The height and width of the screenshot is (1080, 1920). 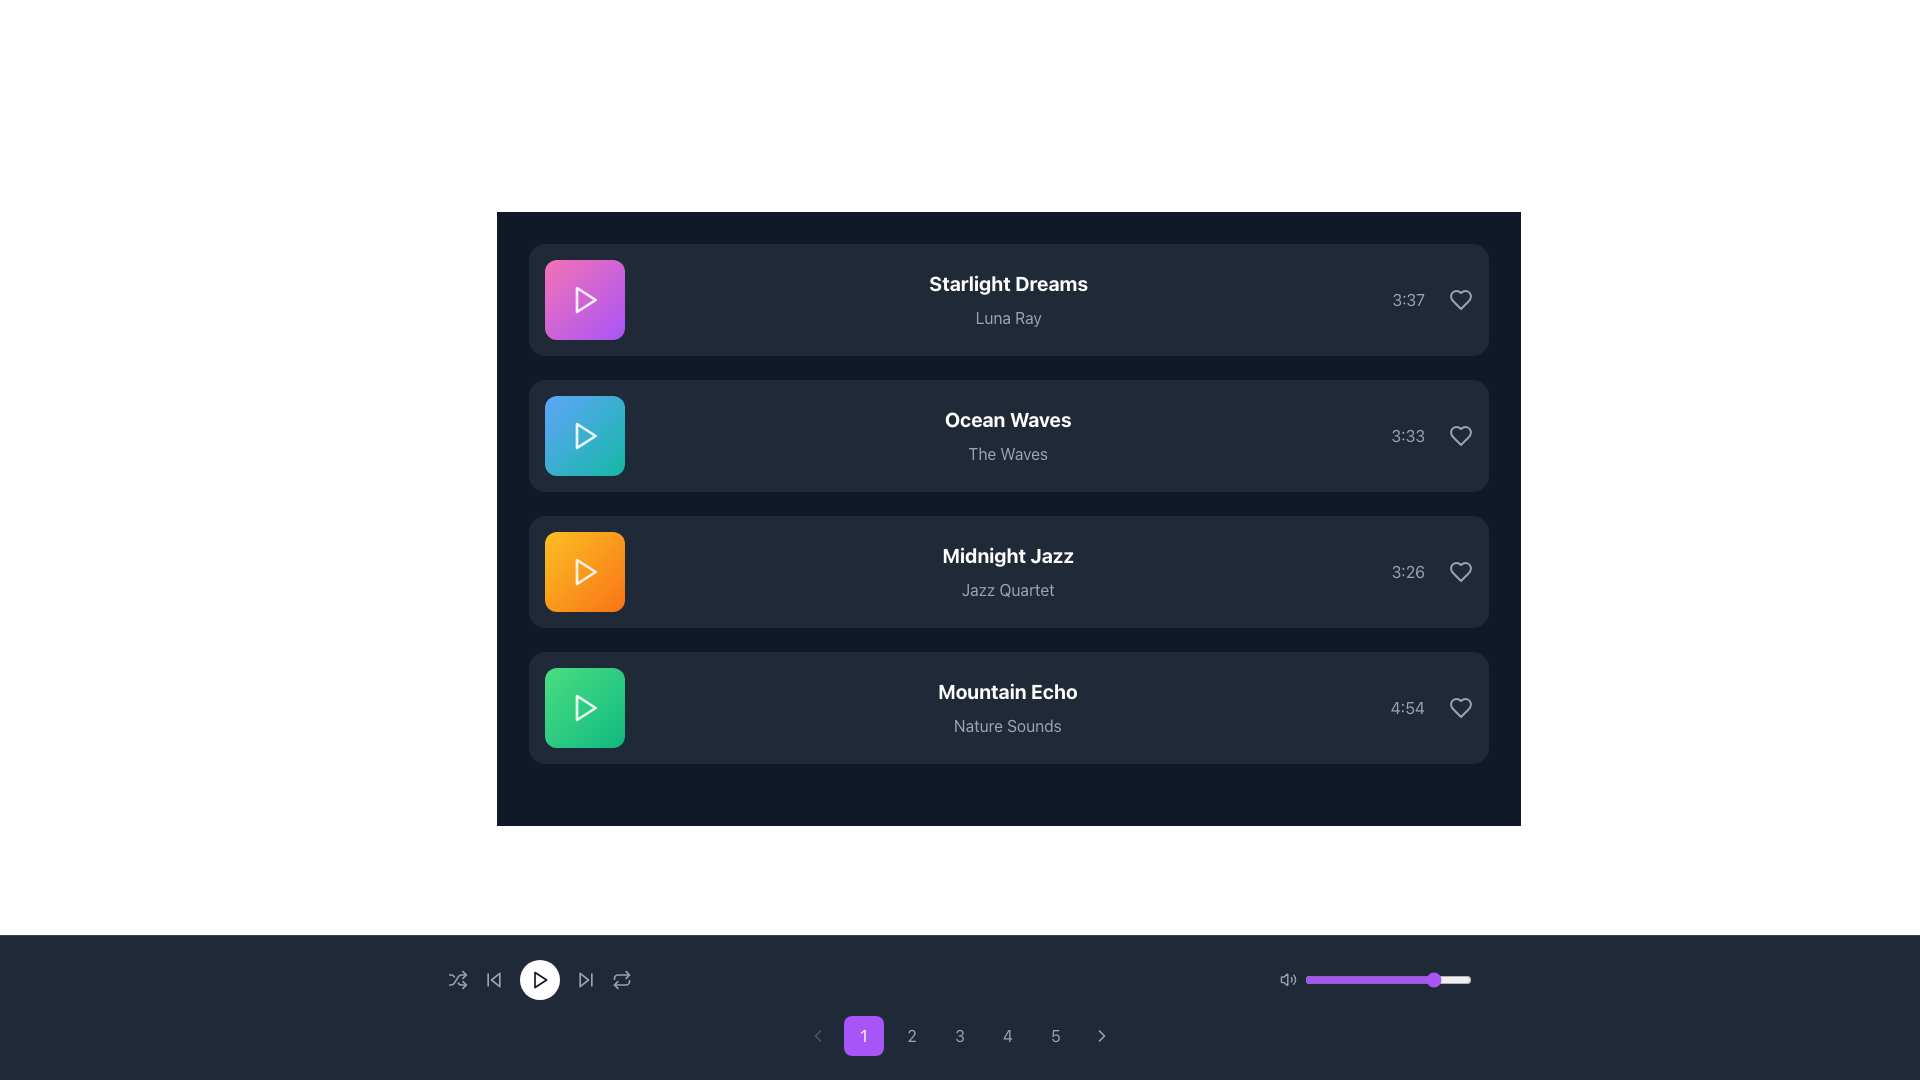 I want to click on the TextLabel displaying the time duration for the 'Midnight Jazz' track, located to the far right of its corresponding row, so click(x=1431, y=571).